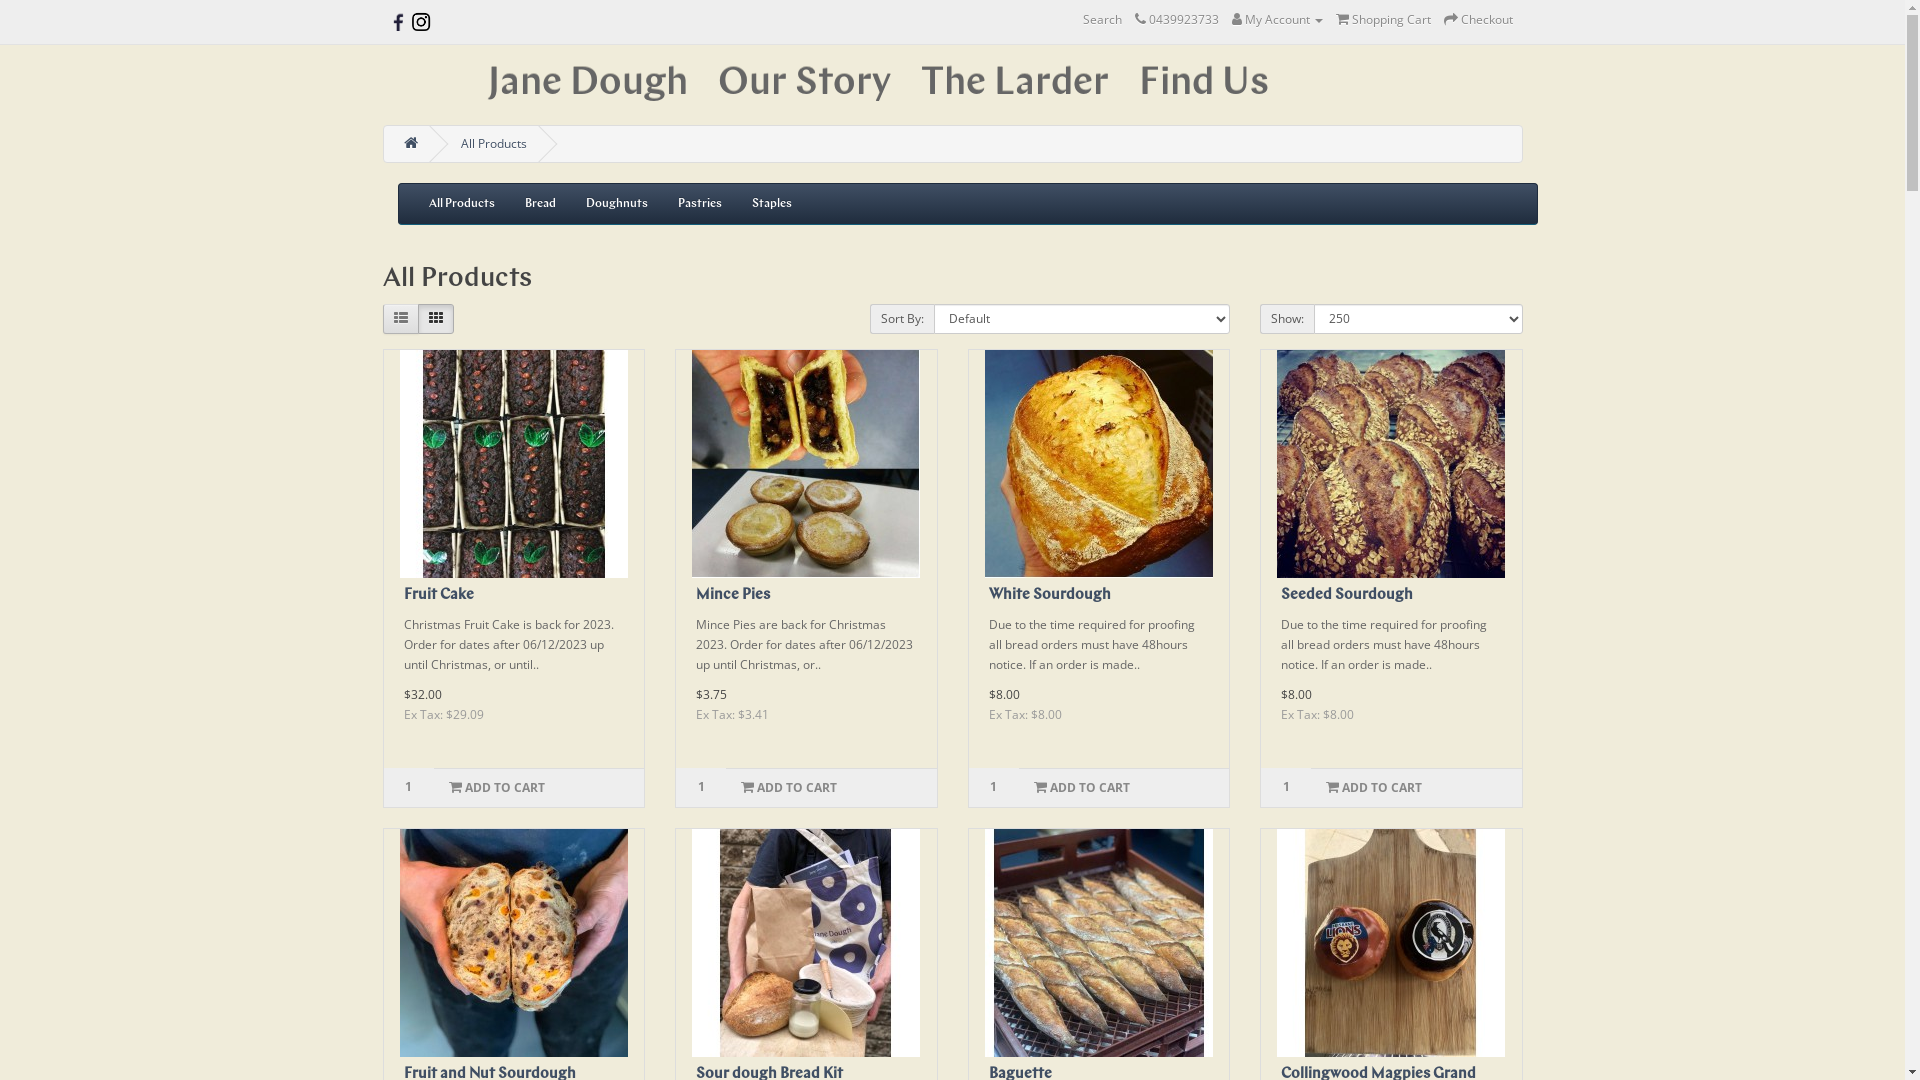 This screenshot has height=1080, width=1920. What do you see at coordinates (437, 594) in the screenshot?
I see `'Fruit Cake'` at bounding box center [437, 594].